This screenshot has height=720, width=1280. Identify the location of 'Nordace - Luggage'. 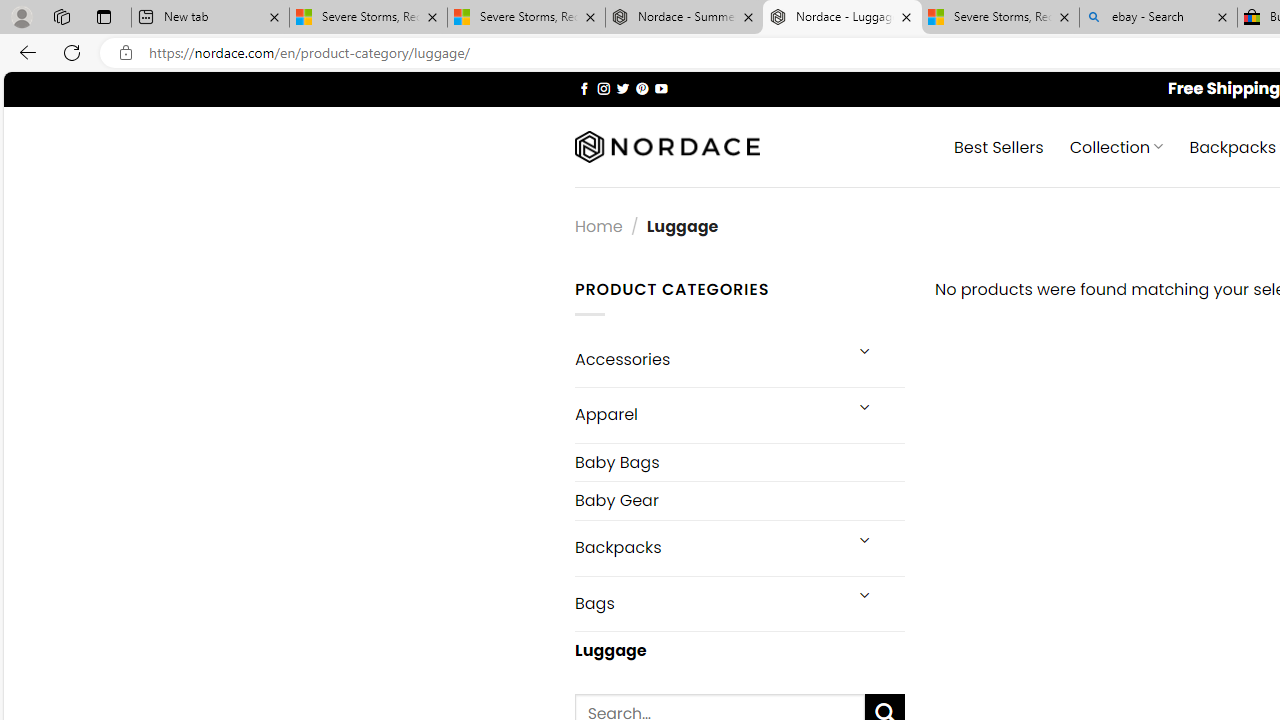
(842, 17).